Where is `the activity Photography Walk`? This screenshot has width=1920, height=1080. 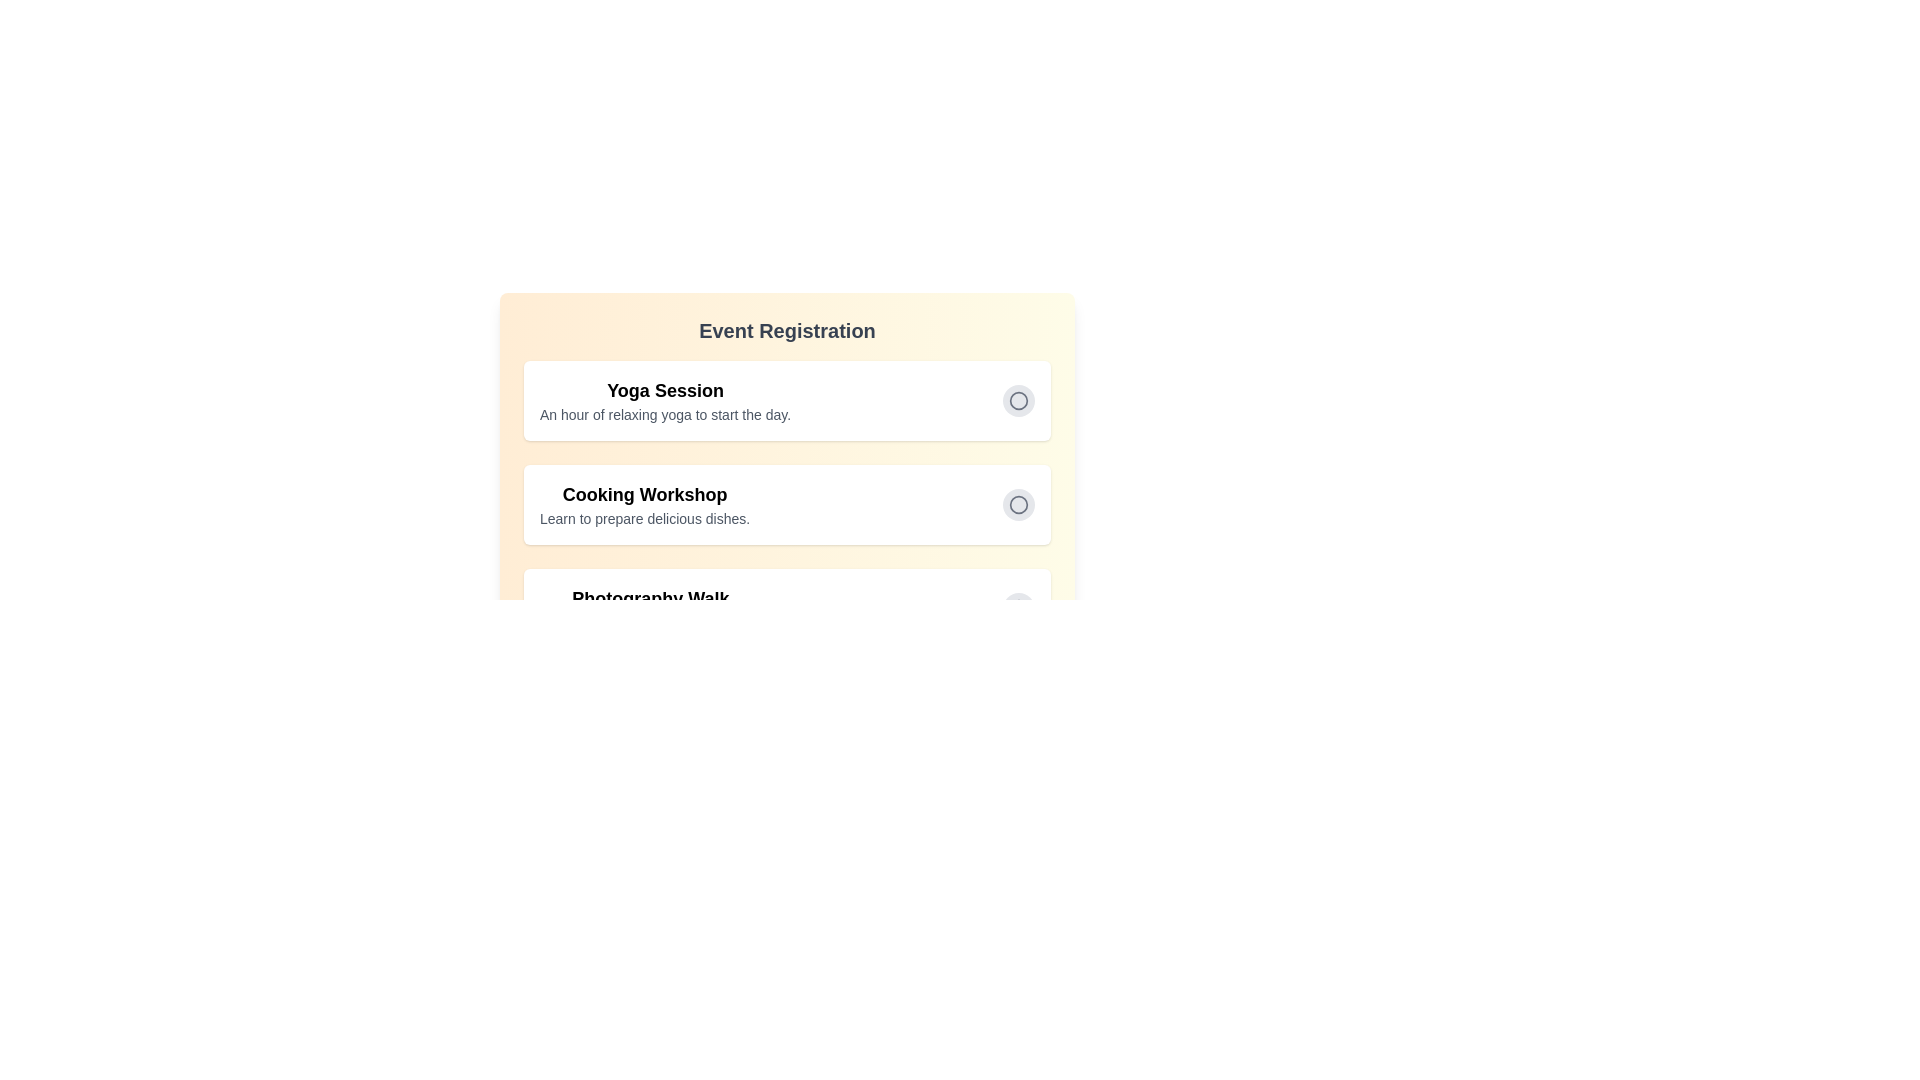
the activity Photography Walk is located at coordinates (1018, 608).